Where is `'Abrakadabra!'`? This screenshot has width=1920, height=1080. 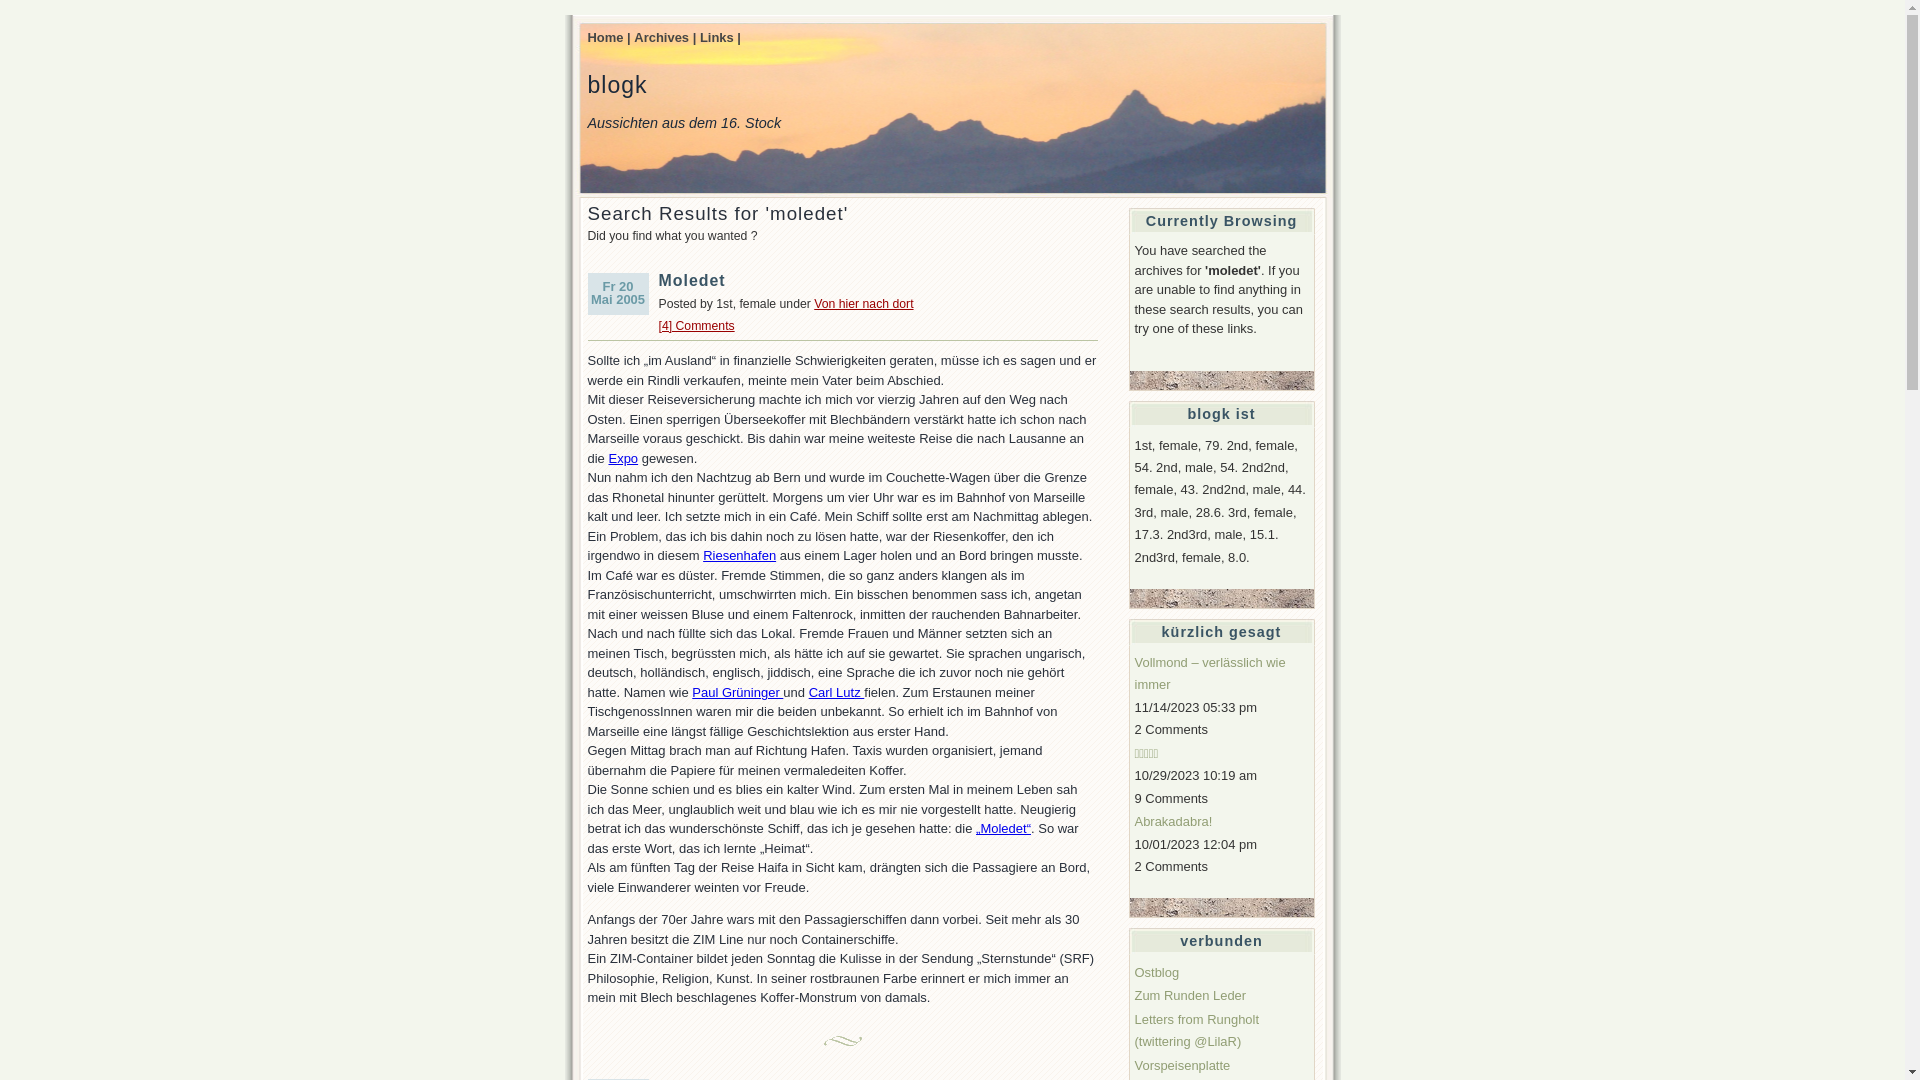
'Abrakadabra!' is located at coordinates (1172, 821).